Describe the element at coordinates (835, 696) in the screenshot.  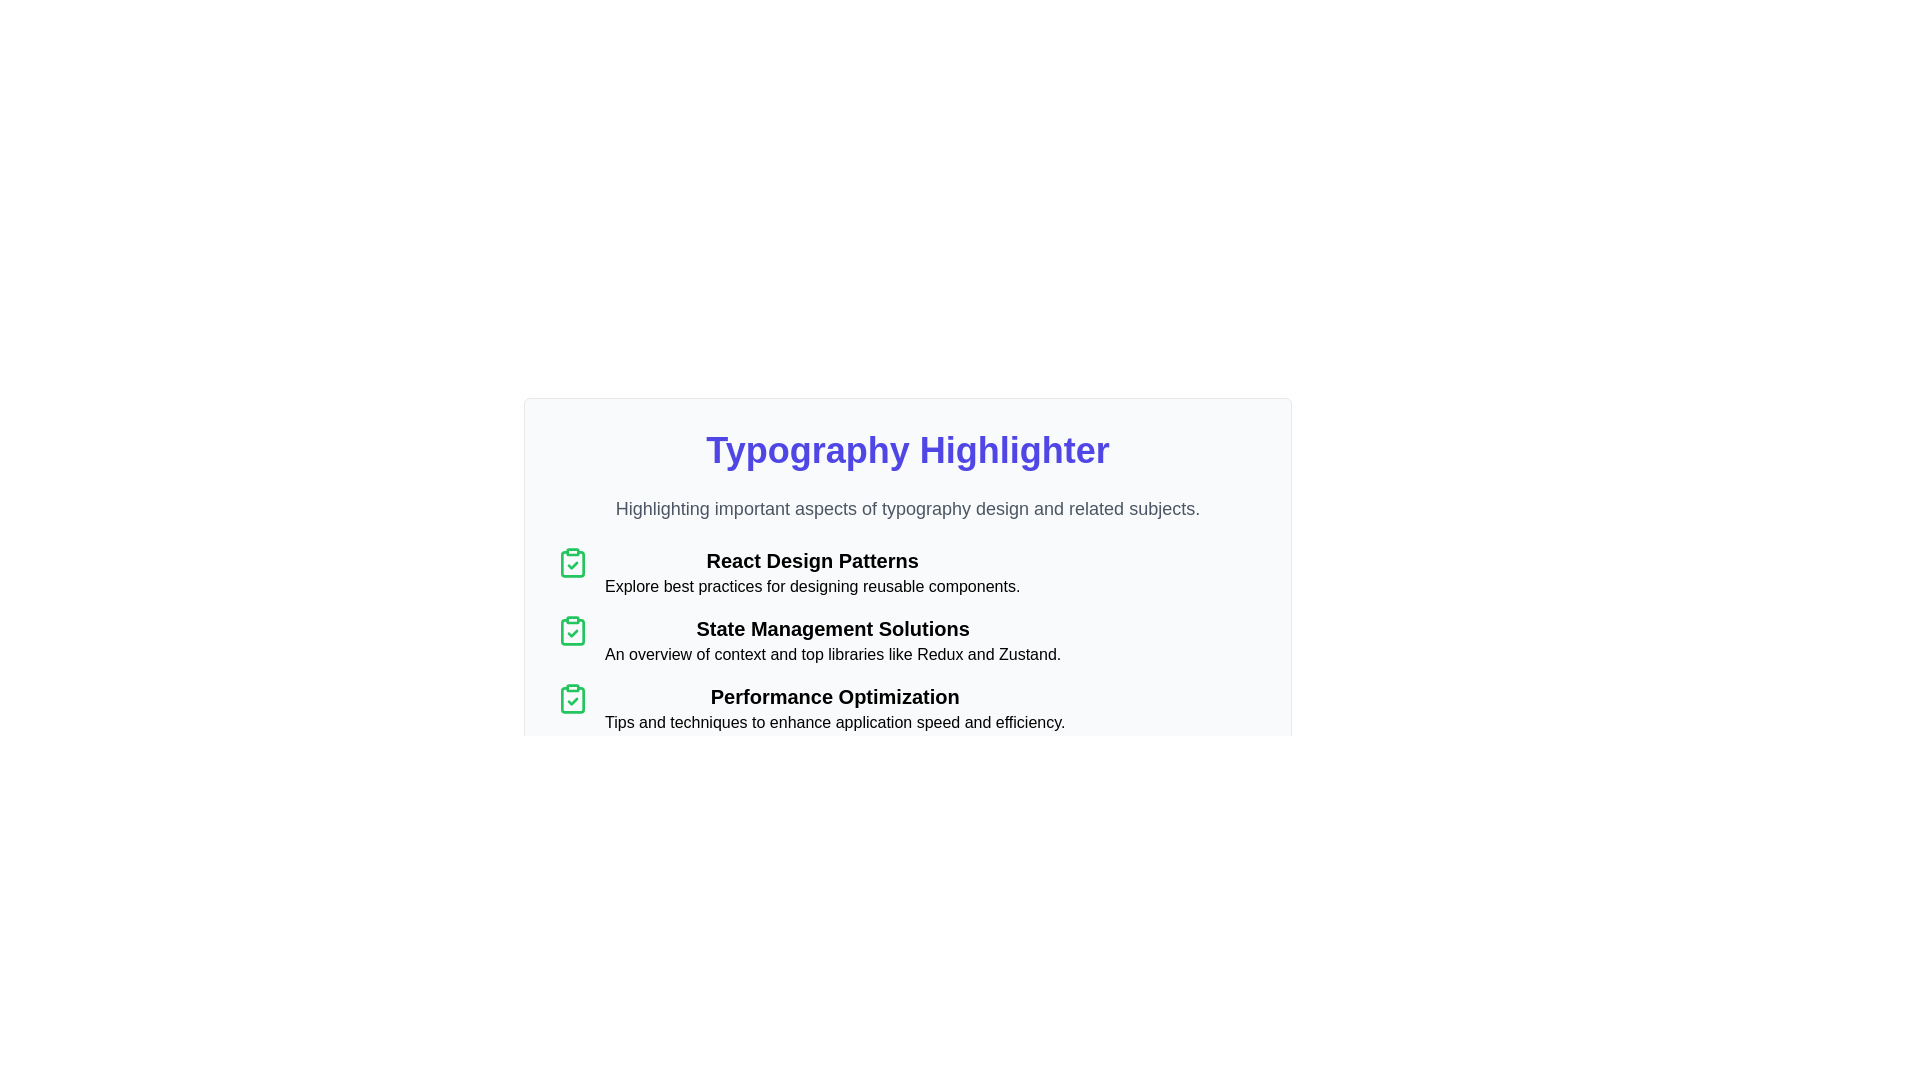
I see `text 'Performance Optimization' which is styled as bold and is part of the Typography Highlighter section, positioned centrally at the bottom of the list` at that location.